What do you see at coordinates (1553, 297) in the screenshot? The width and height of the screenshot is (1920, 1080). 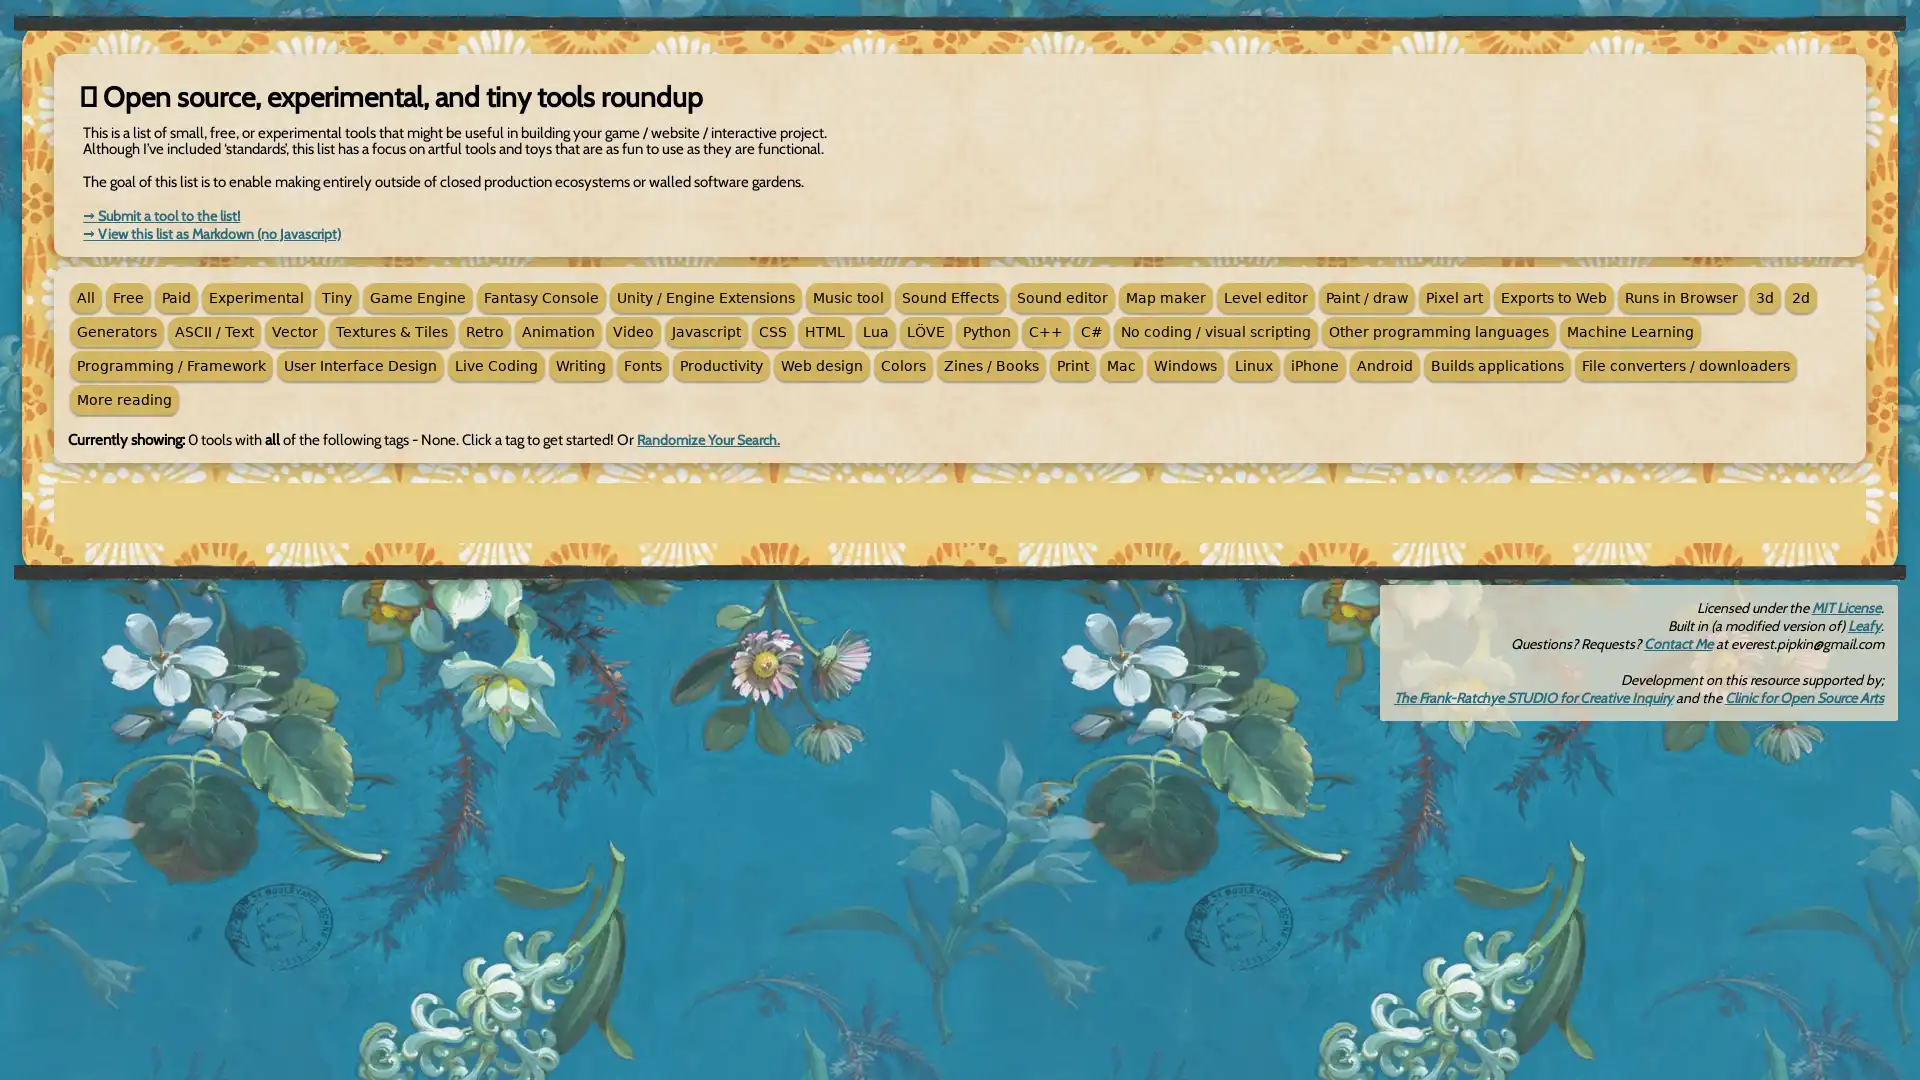 I see `Exports to Web` at bounding box center [1553, 297].